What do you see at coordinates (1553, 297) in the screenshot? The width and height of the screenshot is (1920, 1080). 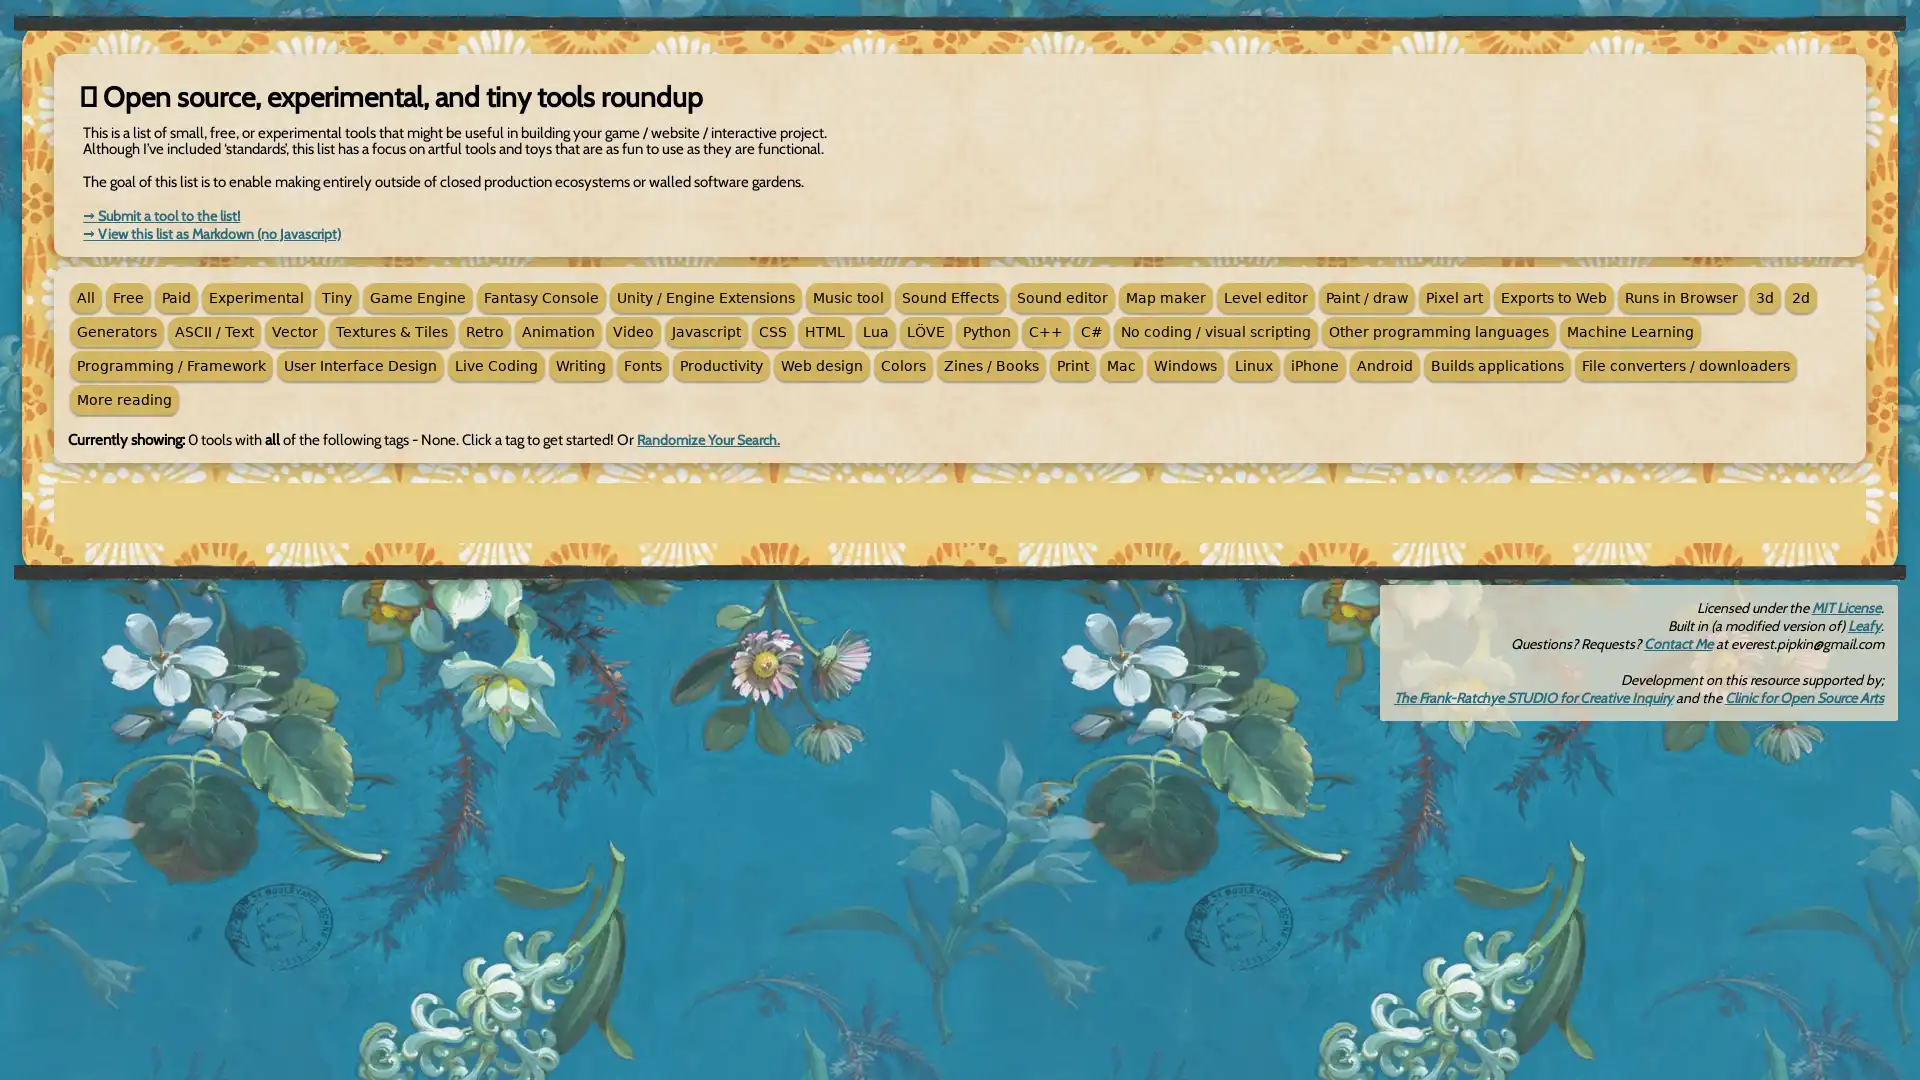 I see `Exports to Web` at bounding box center [1553, 297].